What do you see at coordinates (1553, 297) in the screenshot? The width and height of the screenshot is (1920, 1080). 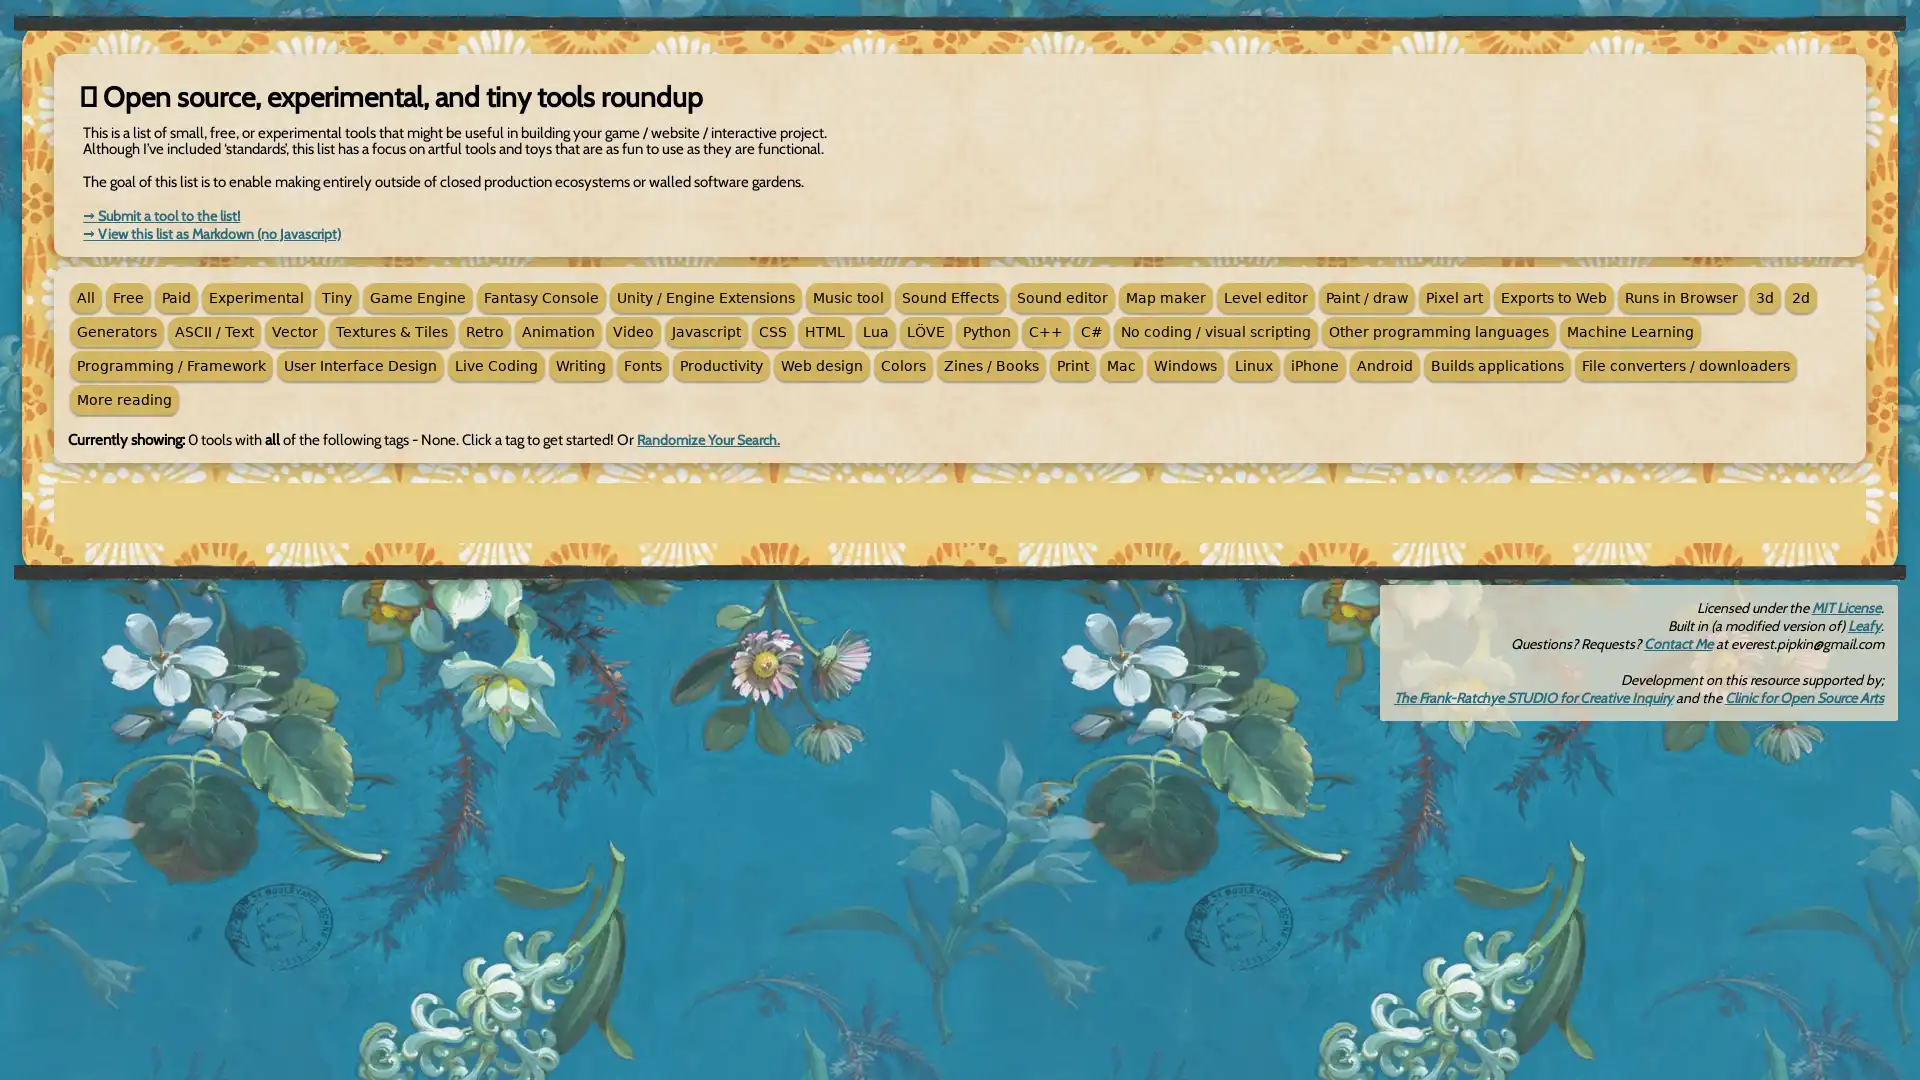 I see `Exports to Web` at bounding box center [1553, 297].